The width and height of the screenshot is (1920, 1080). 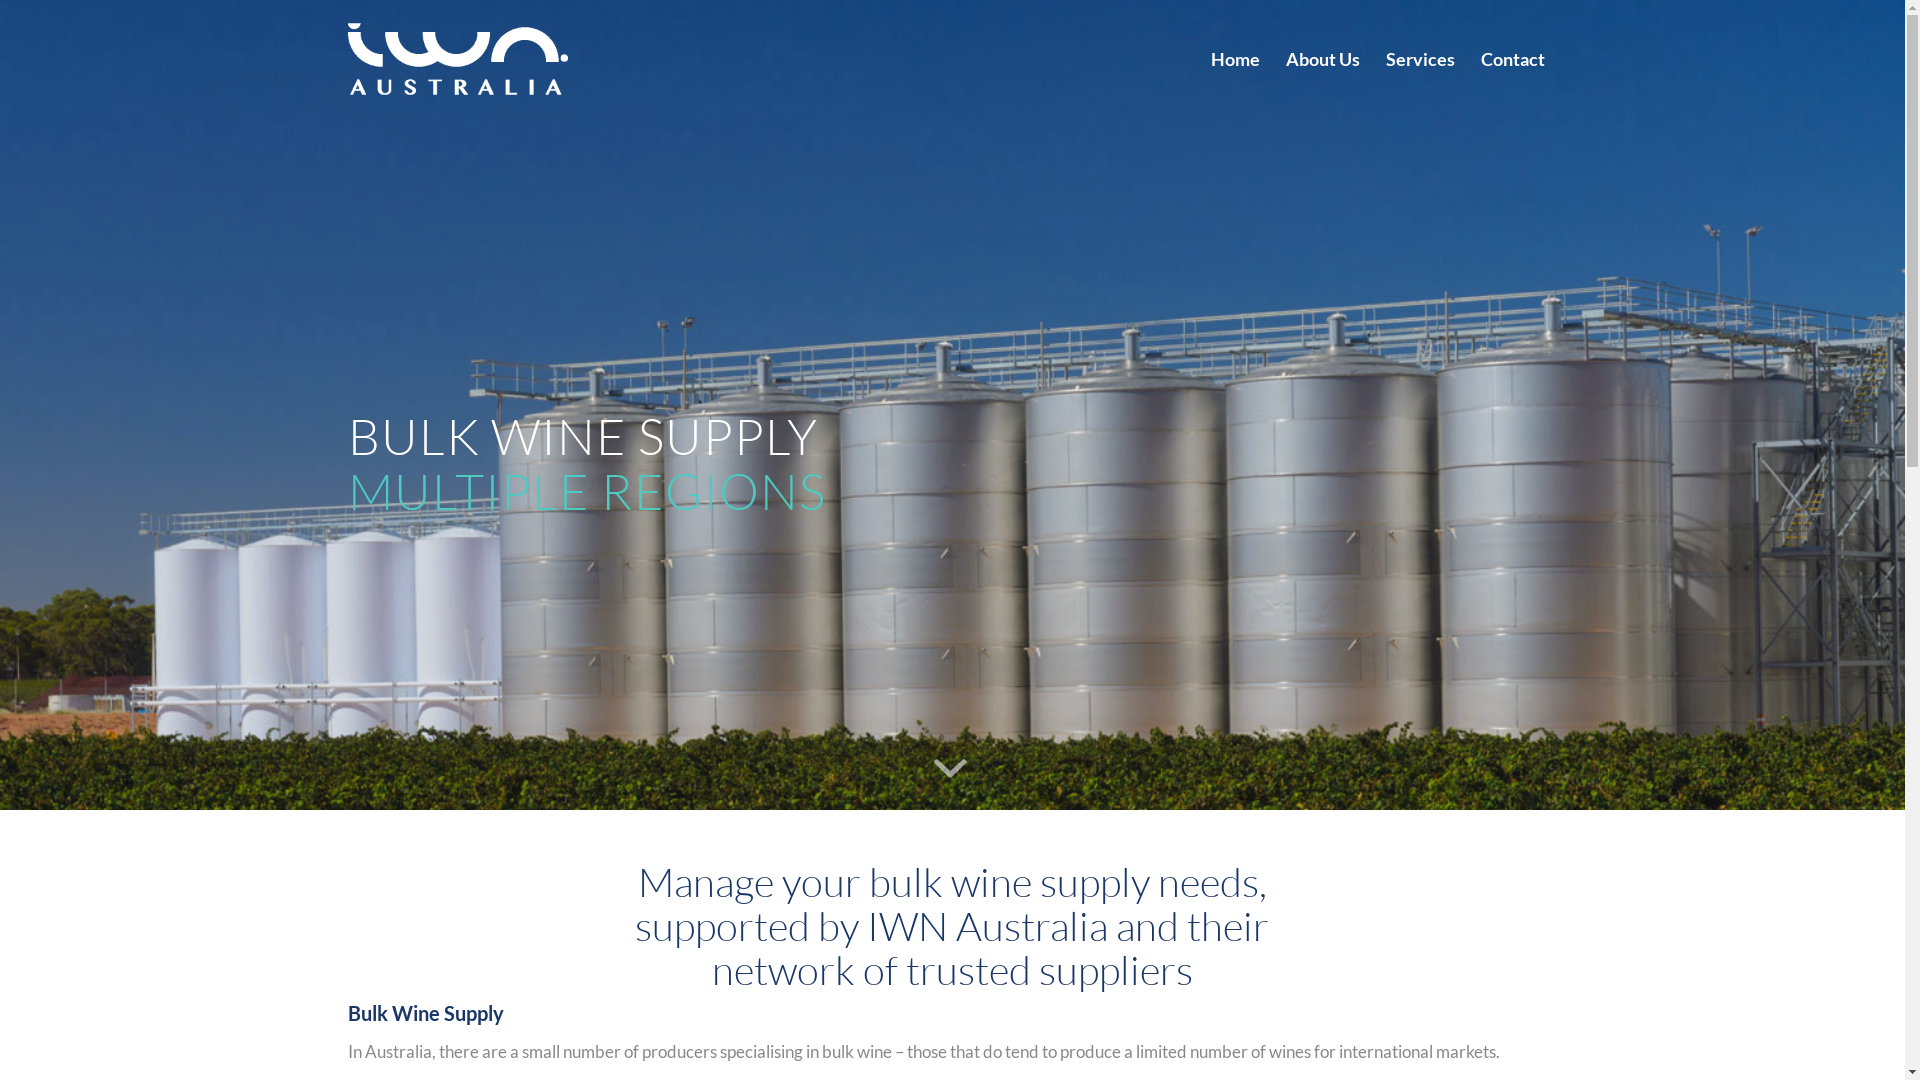 I want to click on 'About Us', so click(x=1321, y=57).